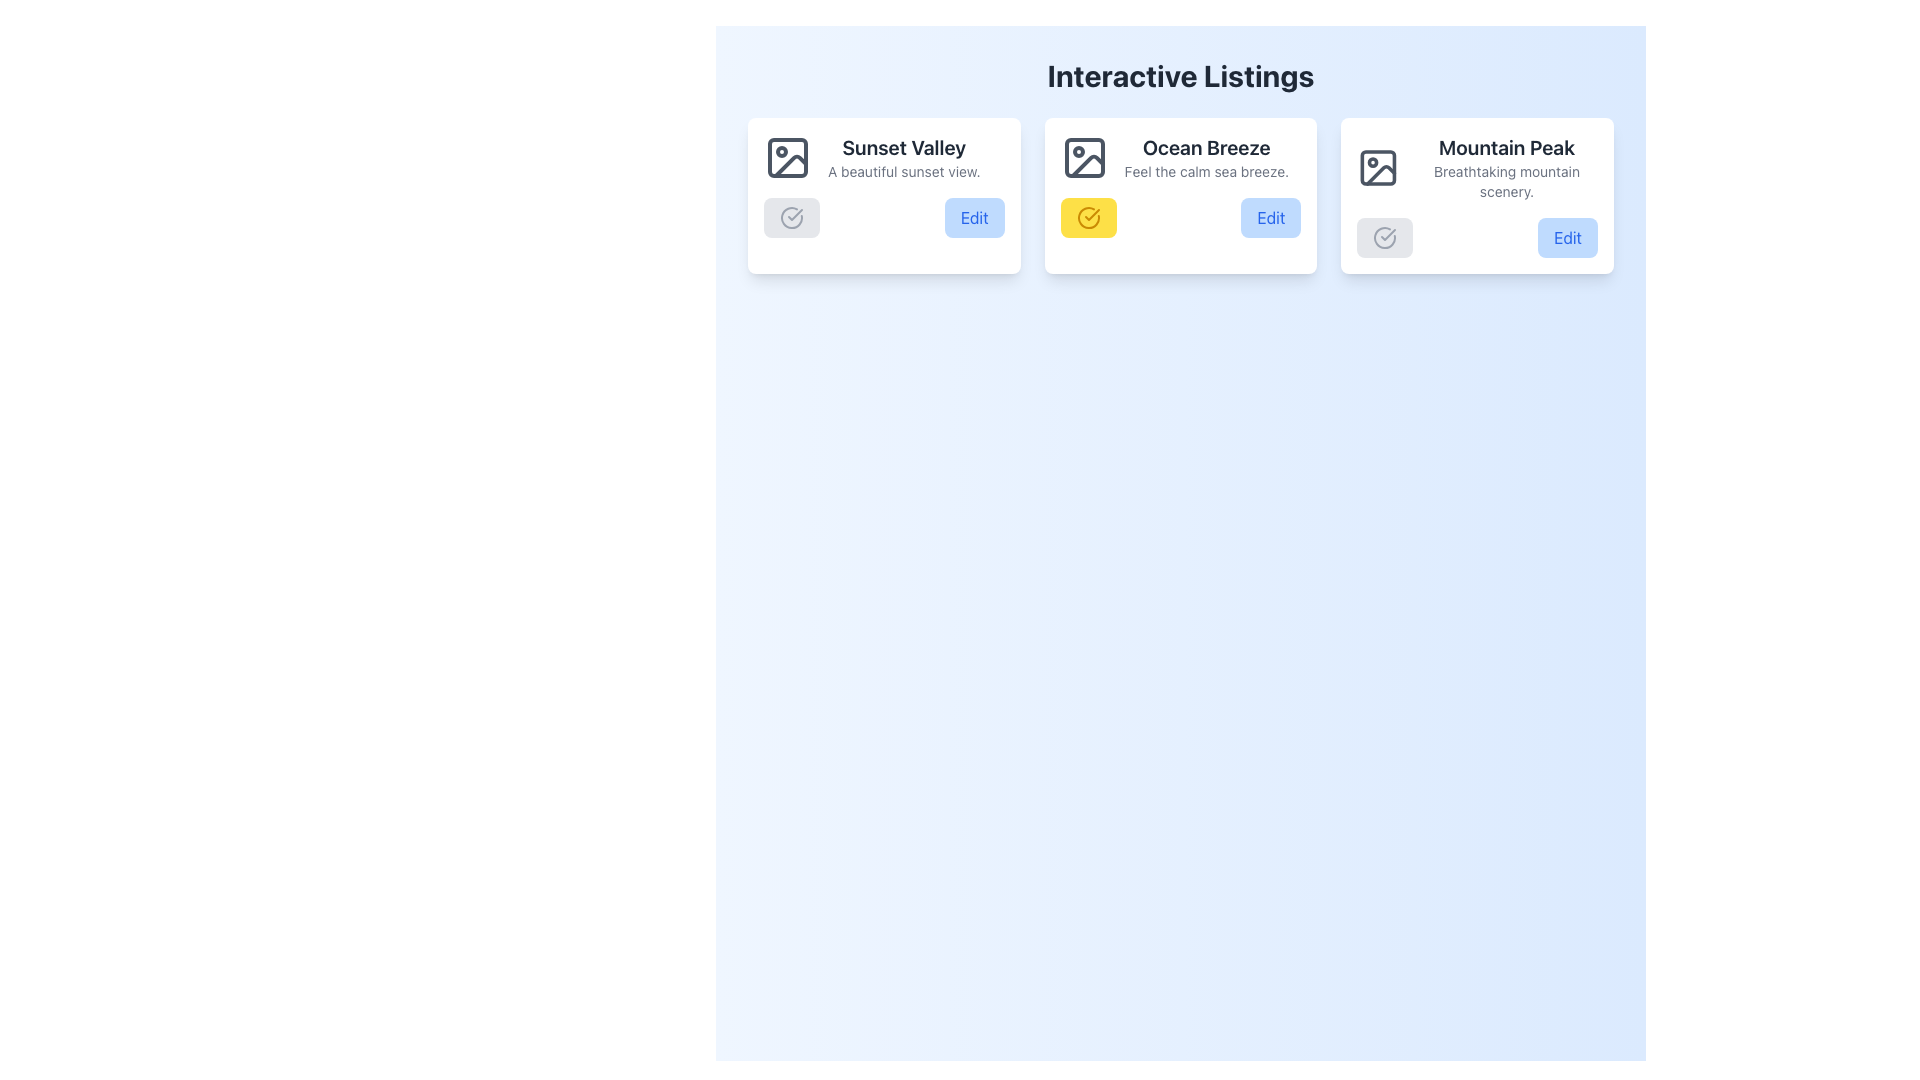  What do you see at coordinates (1205, 171) in the screenshot?
I see `the text element that says 'Feel the calm sea breeze.' which is styled in a small, gray font and is located below the 'Ocean Breeze' title within a card-like component` at bounding box center [1205, 171].